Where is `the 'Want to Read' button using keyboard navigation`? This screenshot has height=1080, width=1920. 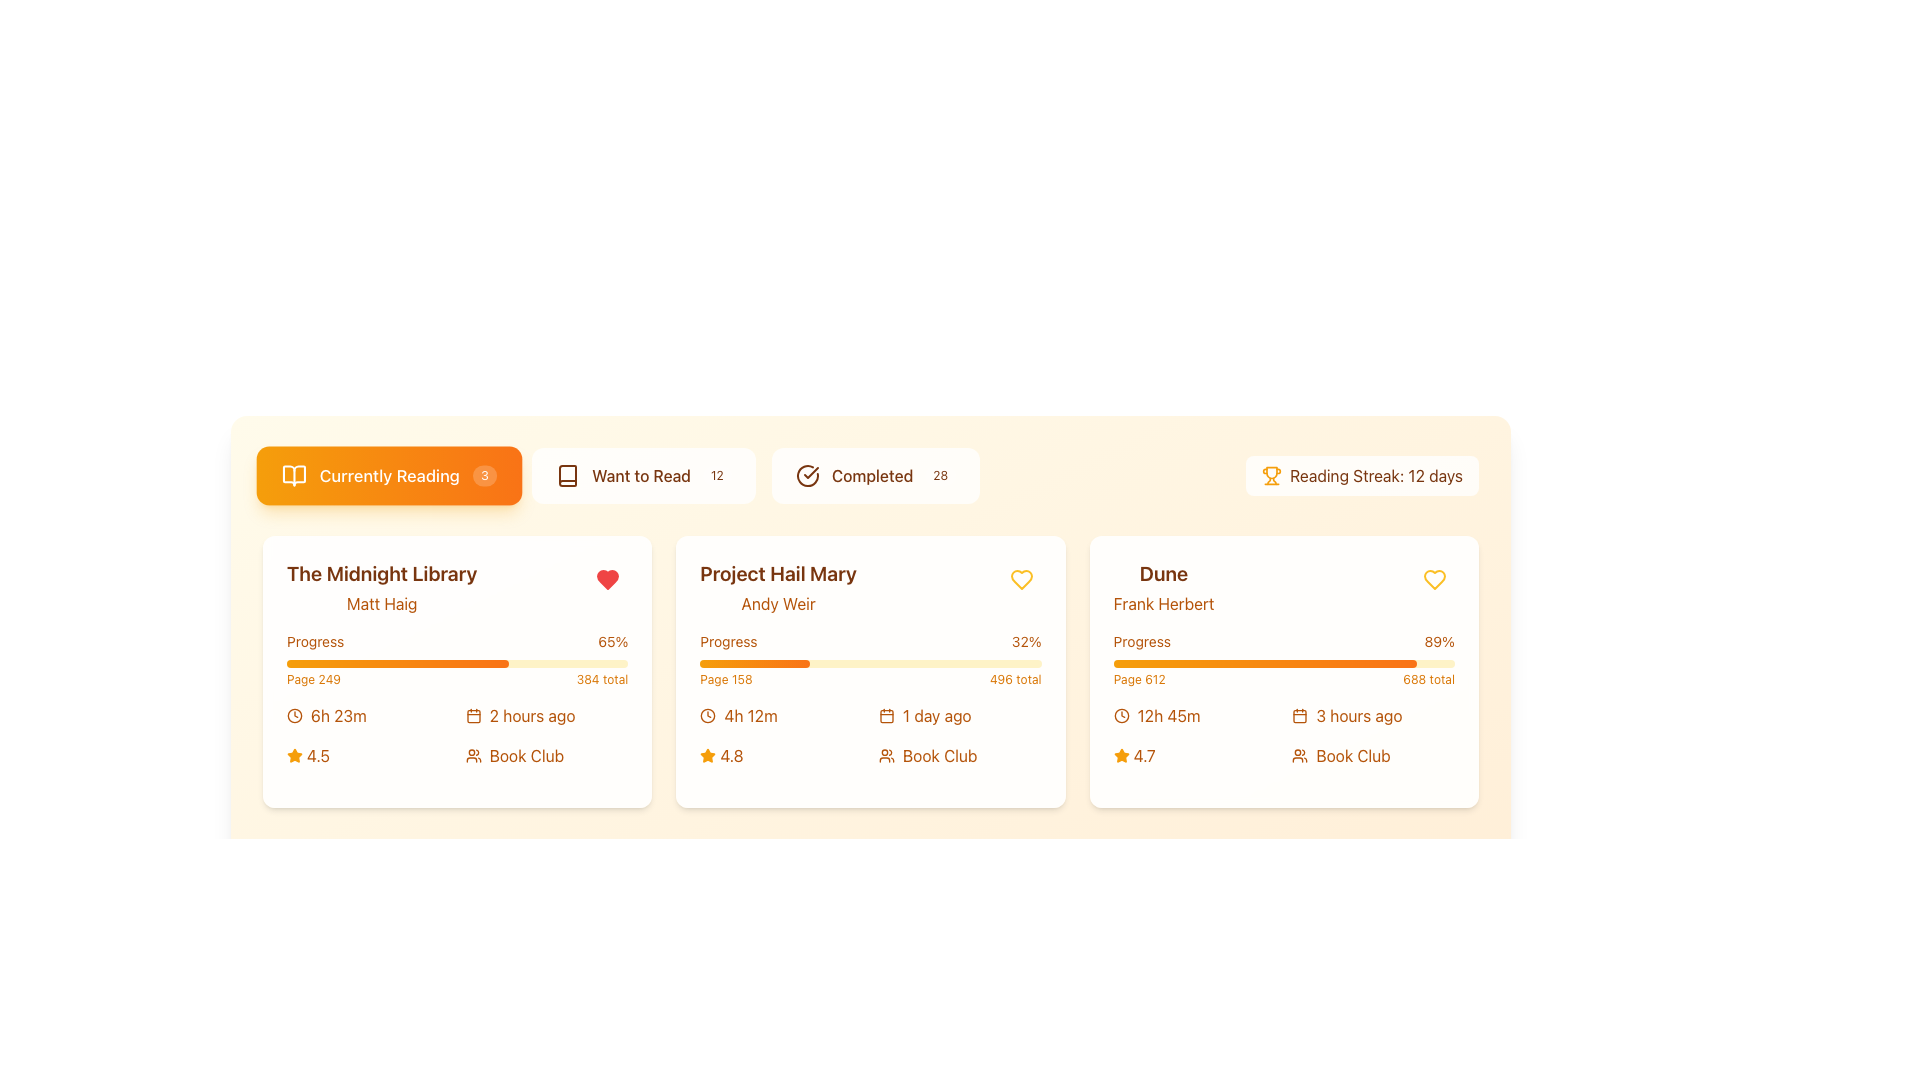 the 'Want to Read' button using keyboard navigation is located at coordinates (643, 475).